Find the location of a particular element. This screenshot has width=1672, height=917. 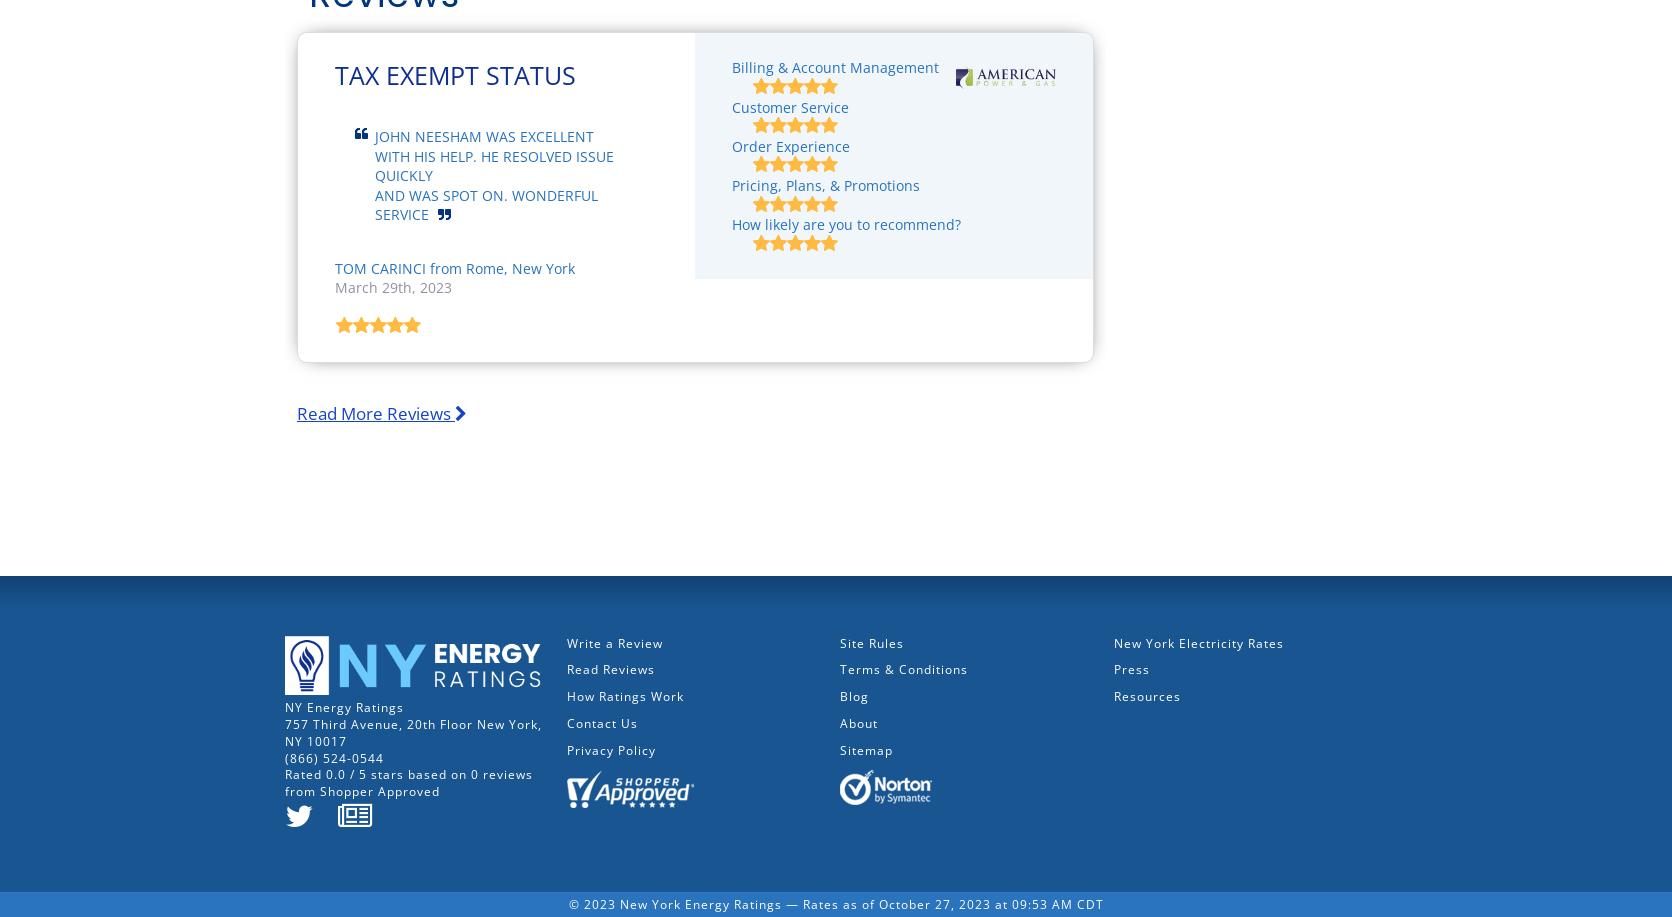

',' is located at coordinates (539, 723).